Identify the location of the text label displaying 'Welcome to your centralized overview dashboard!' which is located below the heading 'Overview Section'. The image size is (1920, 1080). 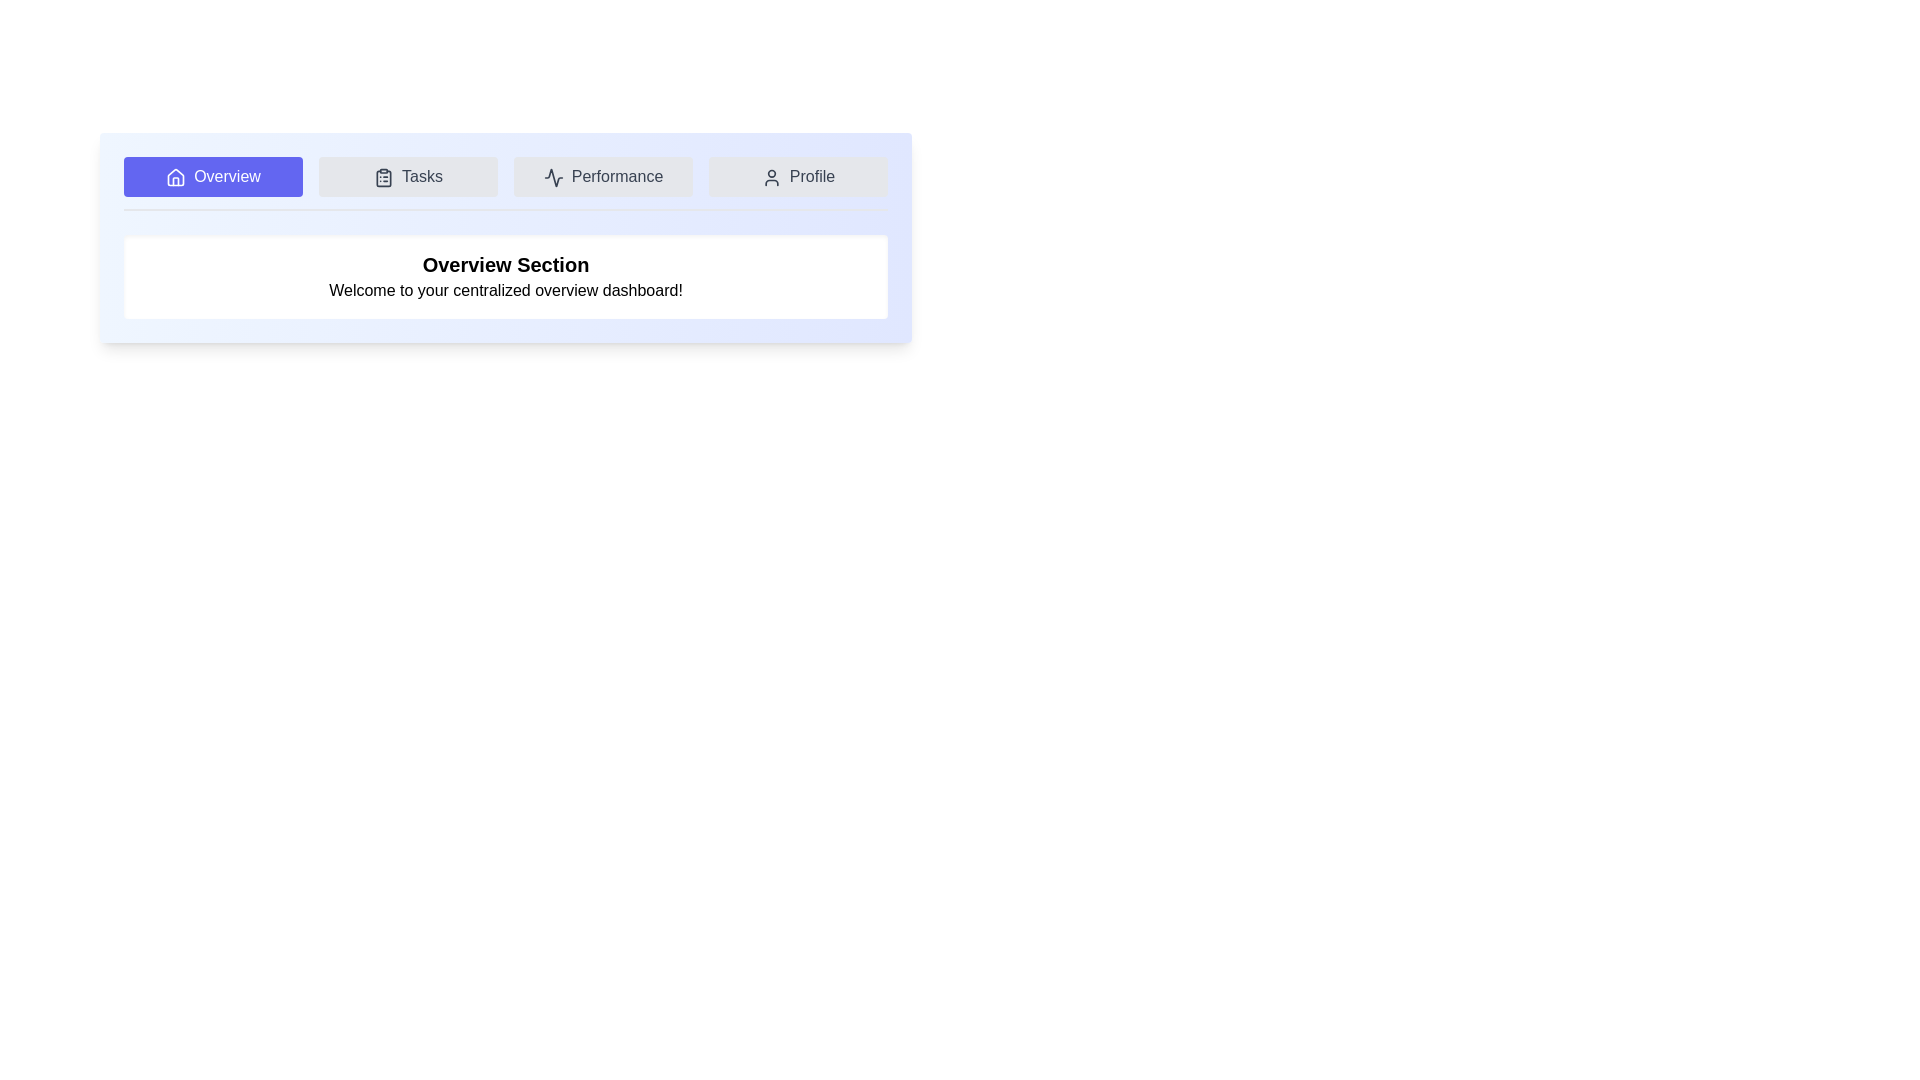
(505, 290).